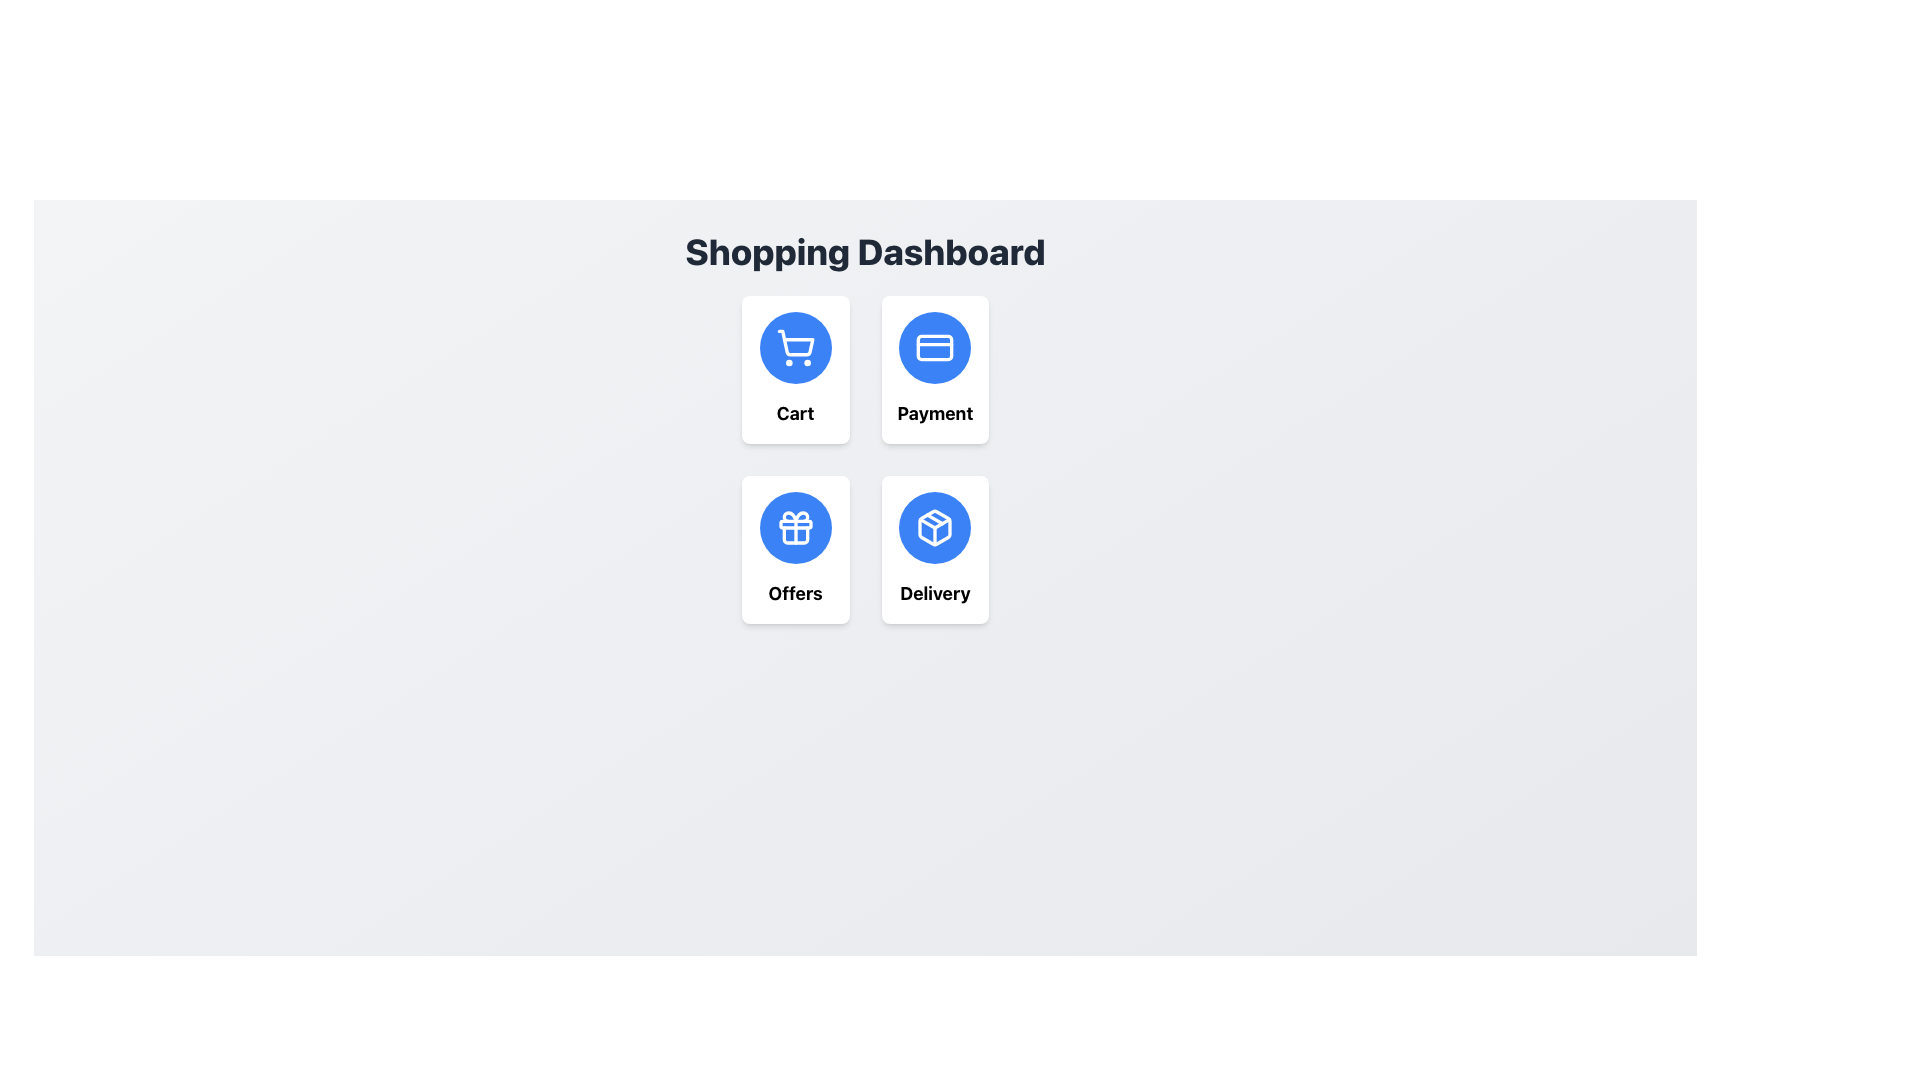 The width and height of the screenshot is (1920, 1080). Describe the element at coordinates (794, 527) in the screenshot. I see `the circular blue Icon Button with a white gift box icon` at that location.